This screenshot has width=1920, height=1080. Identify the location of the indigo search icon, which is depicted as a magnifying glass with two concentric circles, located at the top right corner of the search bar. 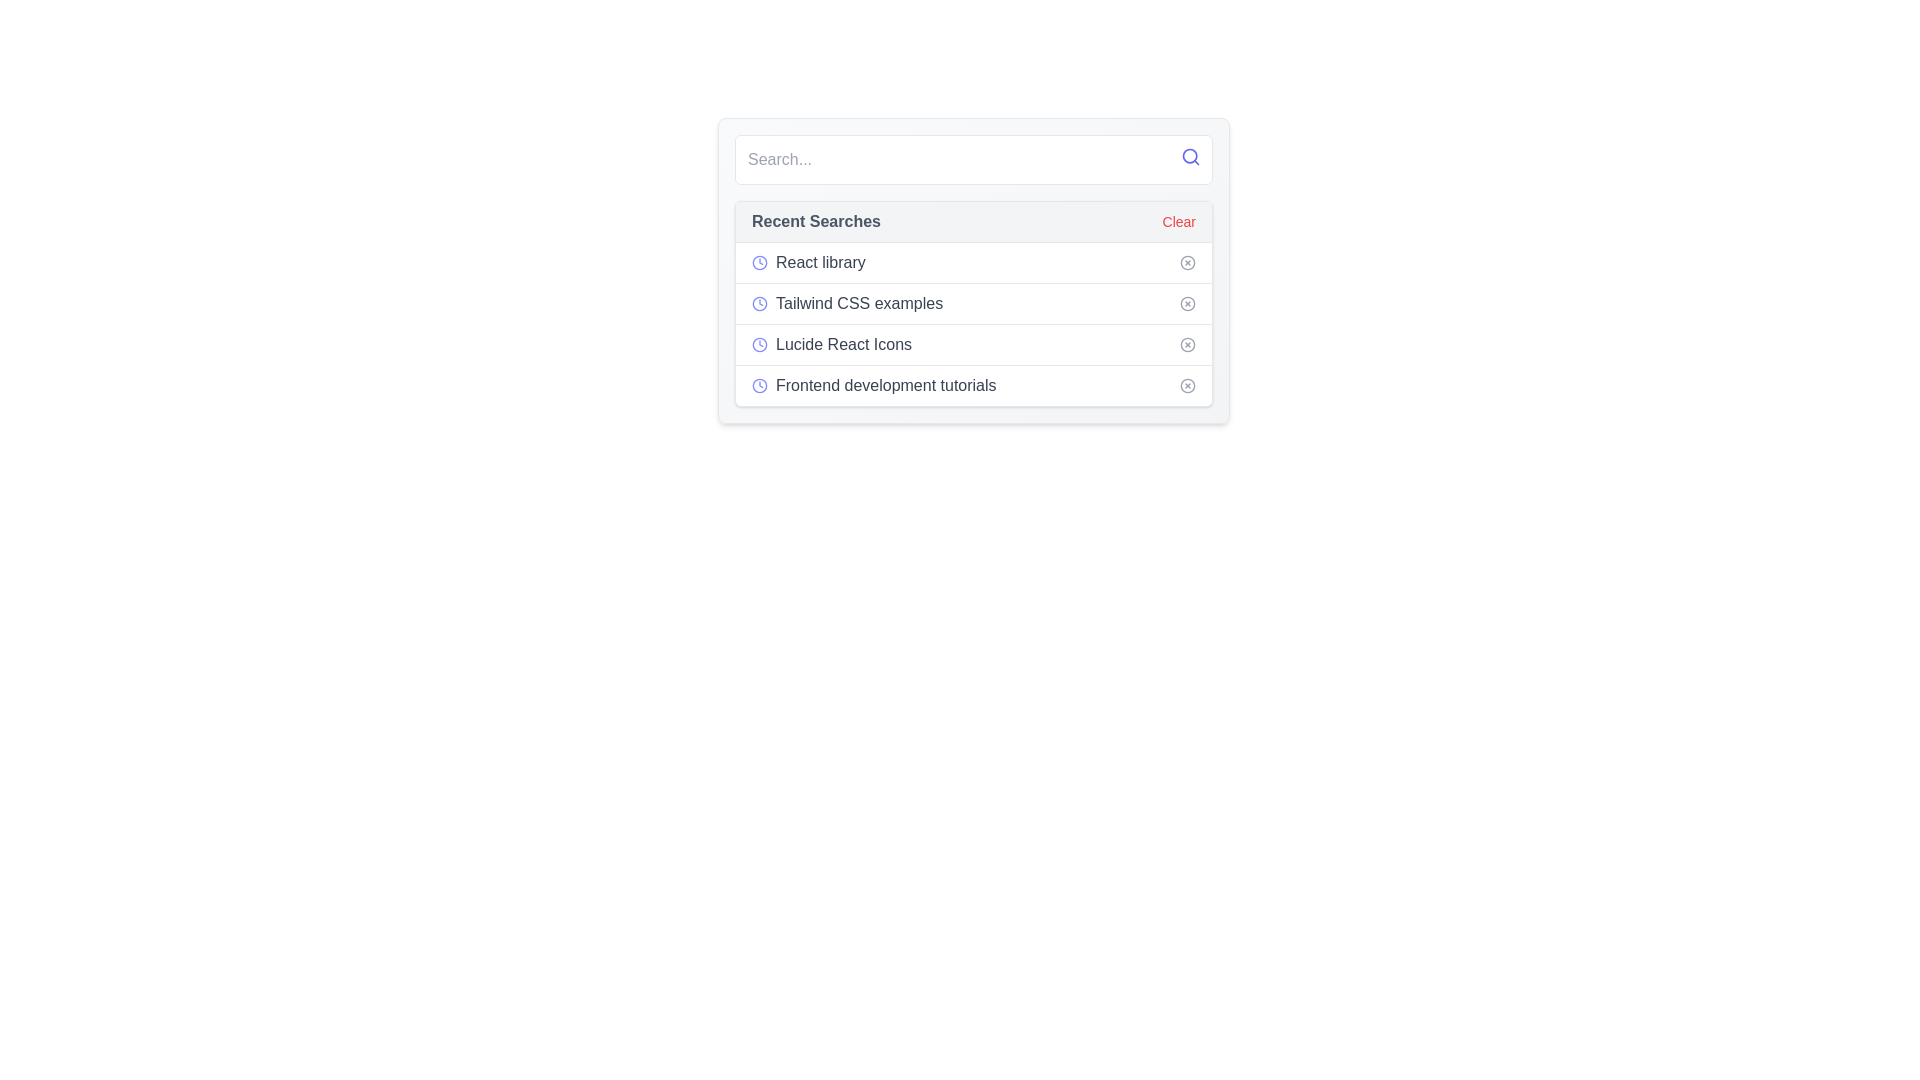
(1190, 156).